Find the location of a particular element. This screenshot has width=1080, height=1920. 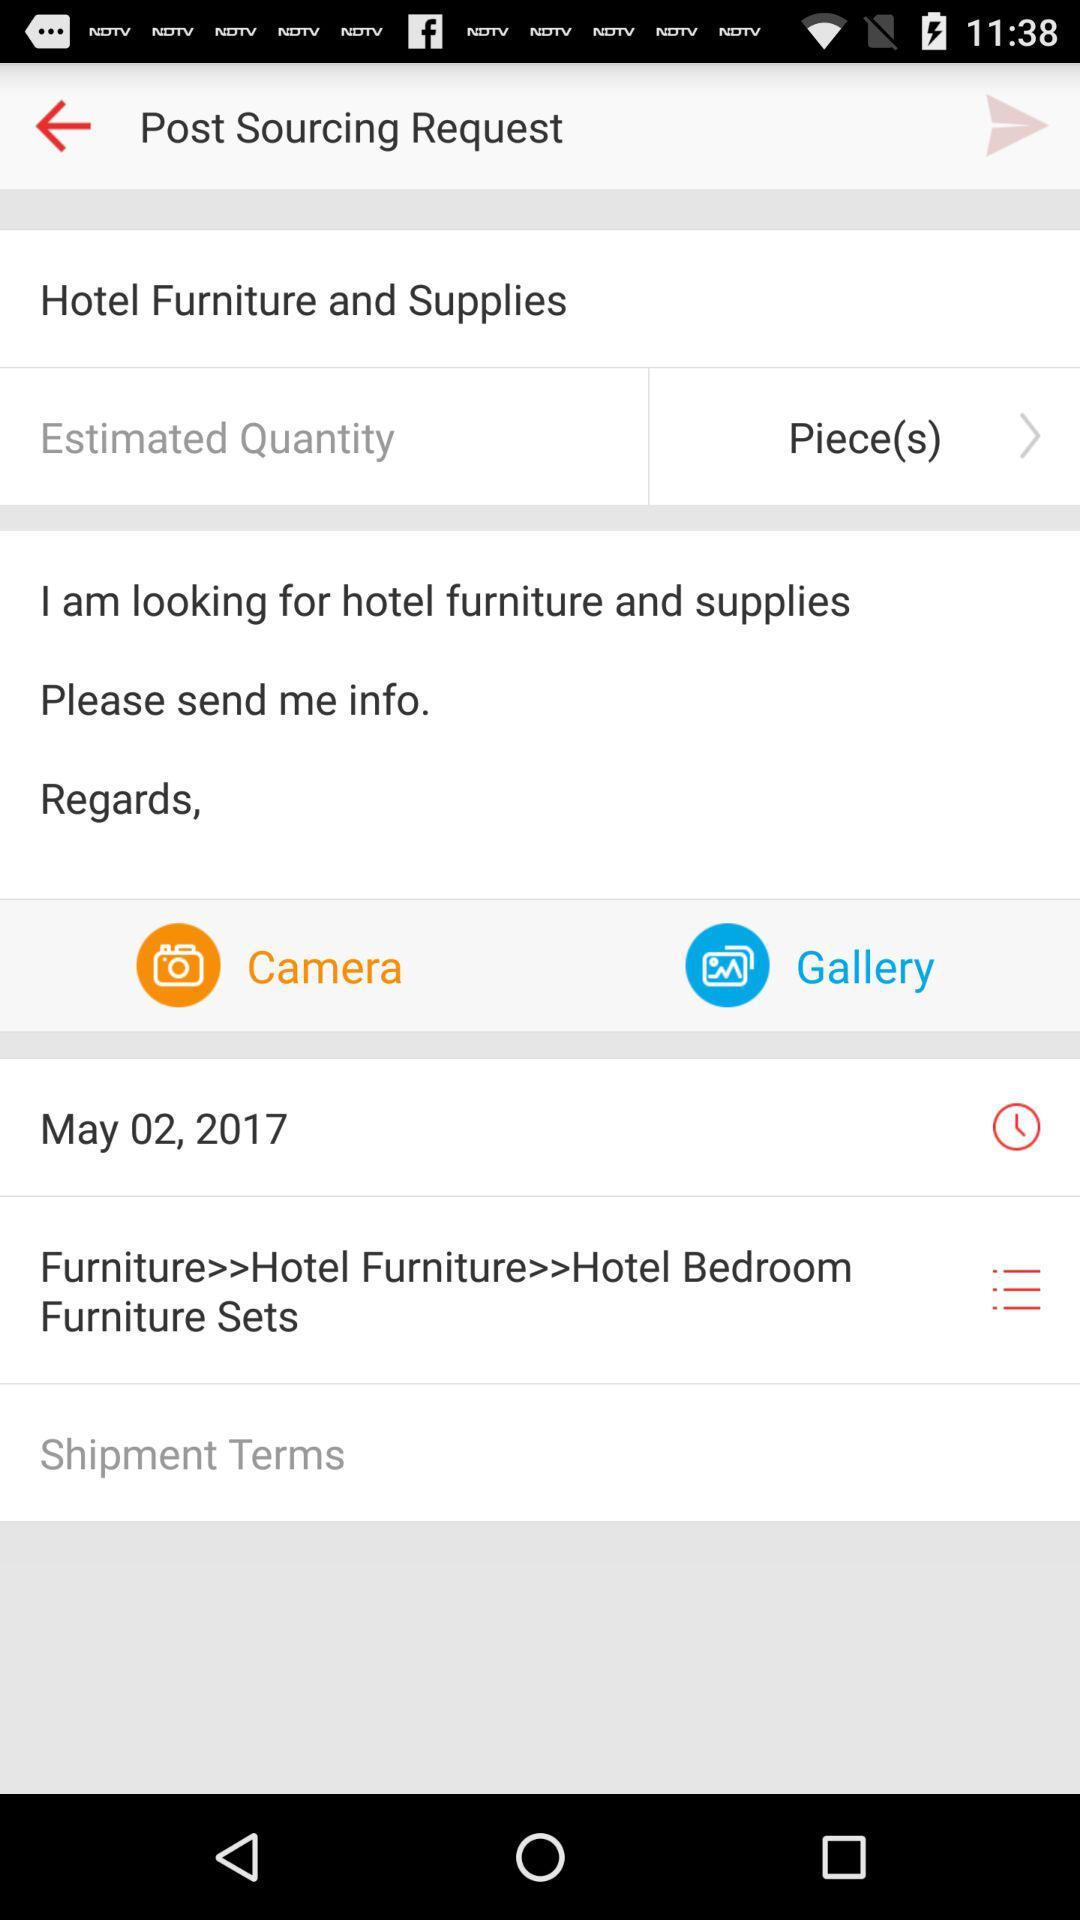

previous is located at coordinates (61, 124).